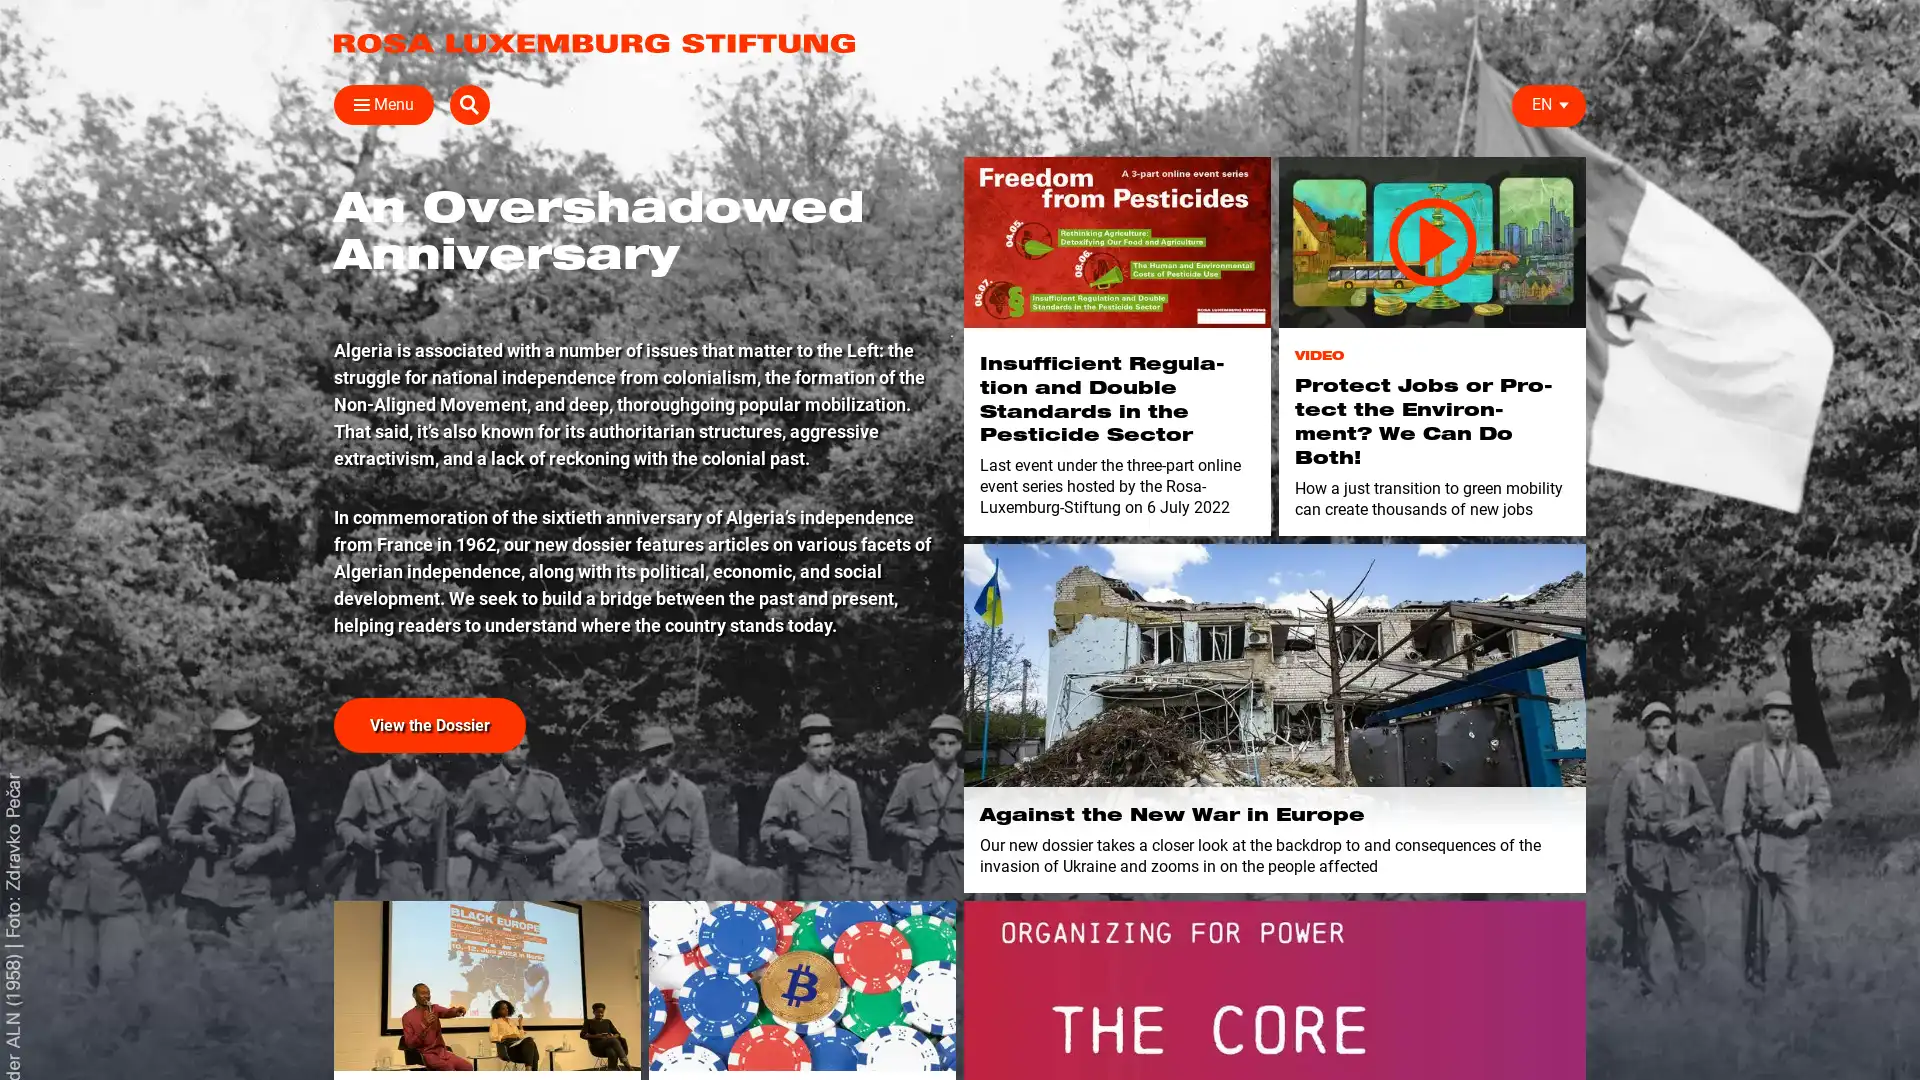 This screenshot has width=1920, height=1080. What do you see at coordinates (637, 394) in the screenshot?
I see `Show more / less` at bounding box center [637, 394].